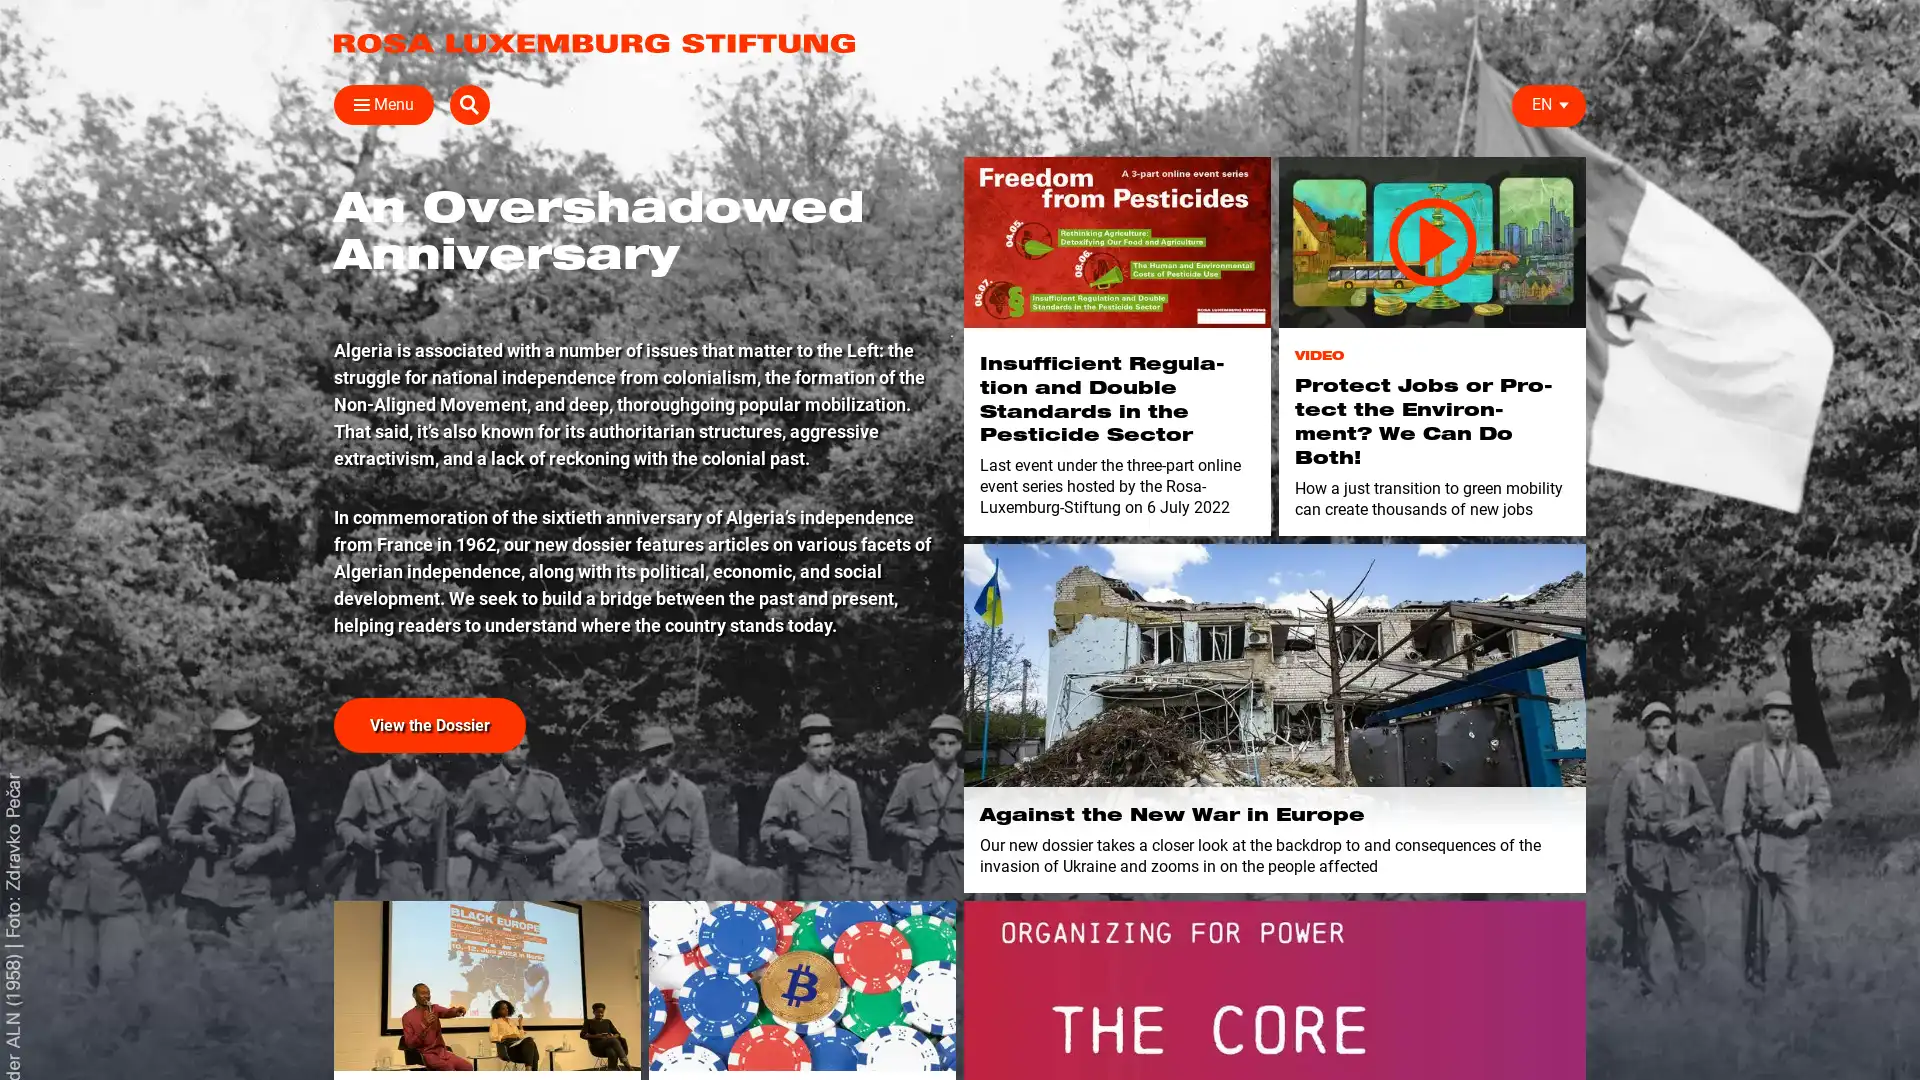 This screenshot has width=1920, height=1080. What do you see at coordinates (637, 394) in the screenshot?
I see `Show more / less` at bounding box center [637, 394].